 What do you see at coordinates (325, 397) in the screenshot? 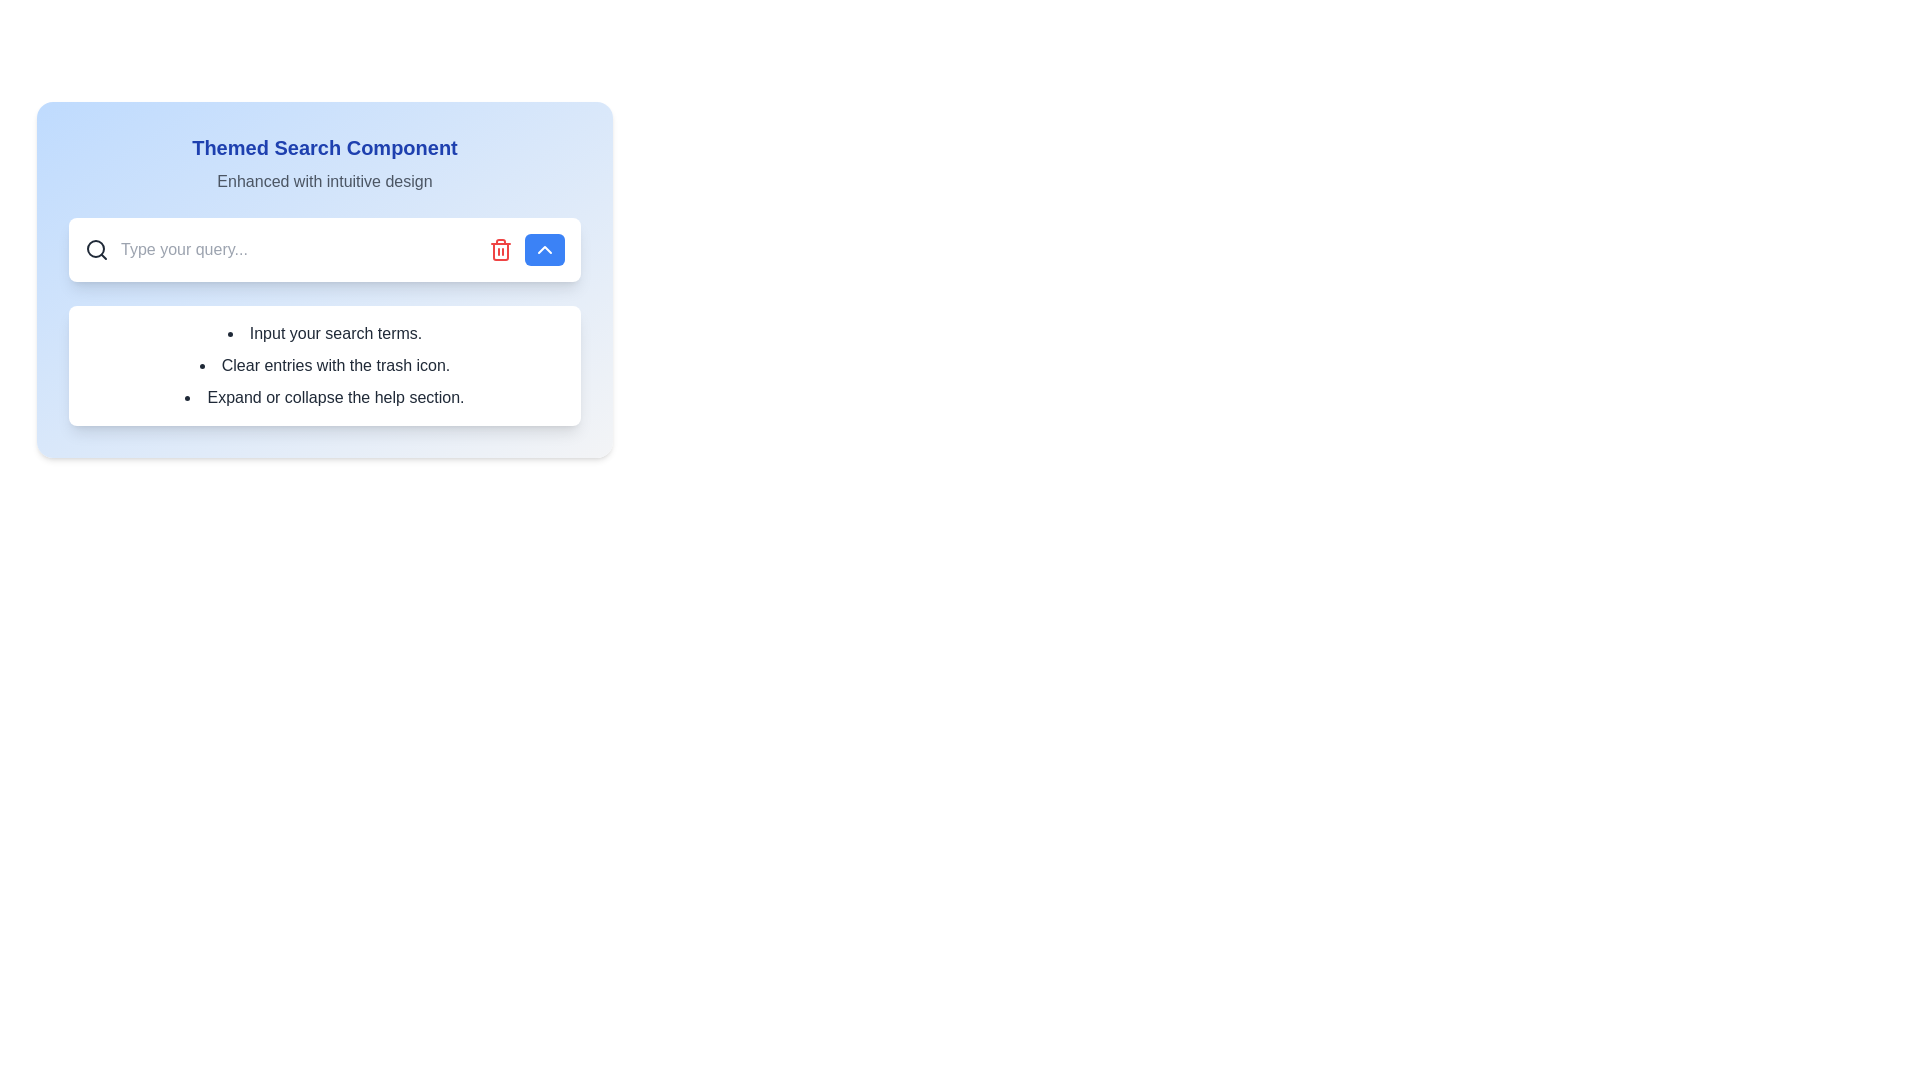
I see `the third item in the bulleted list that provides instructions for interacting with the interface, specifically below 'Input your search terms.' and 'Clear entries with the trash icon.'` at bounding box center [325, 397].